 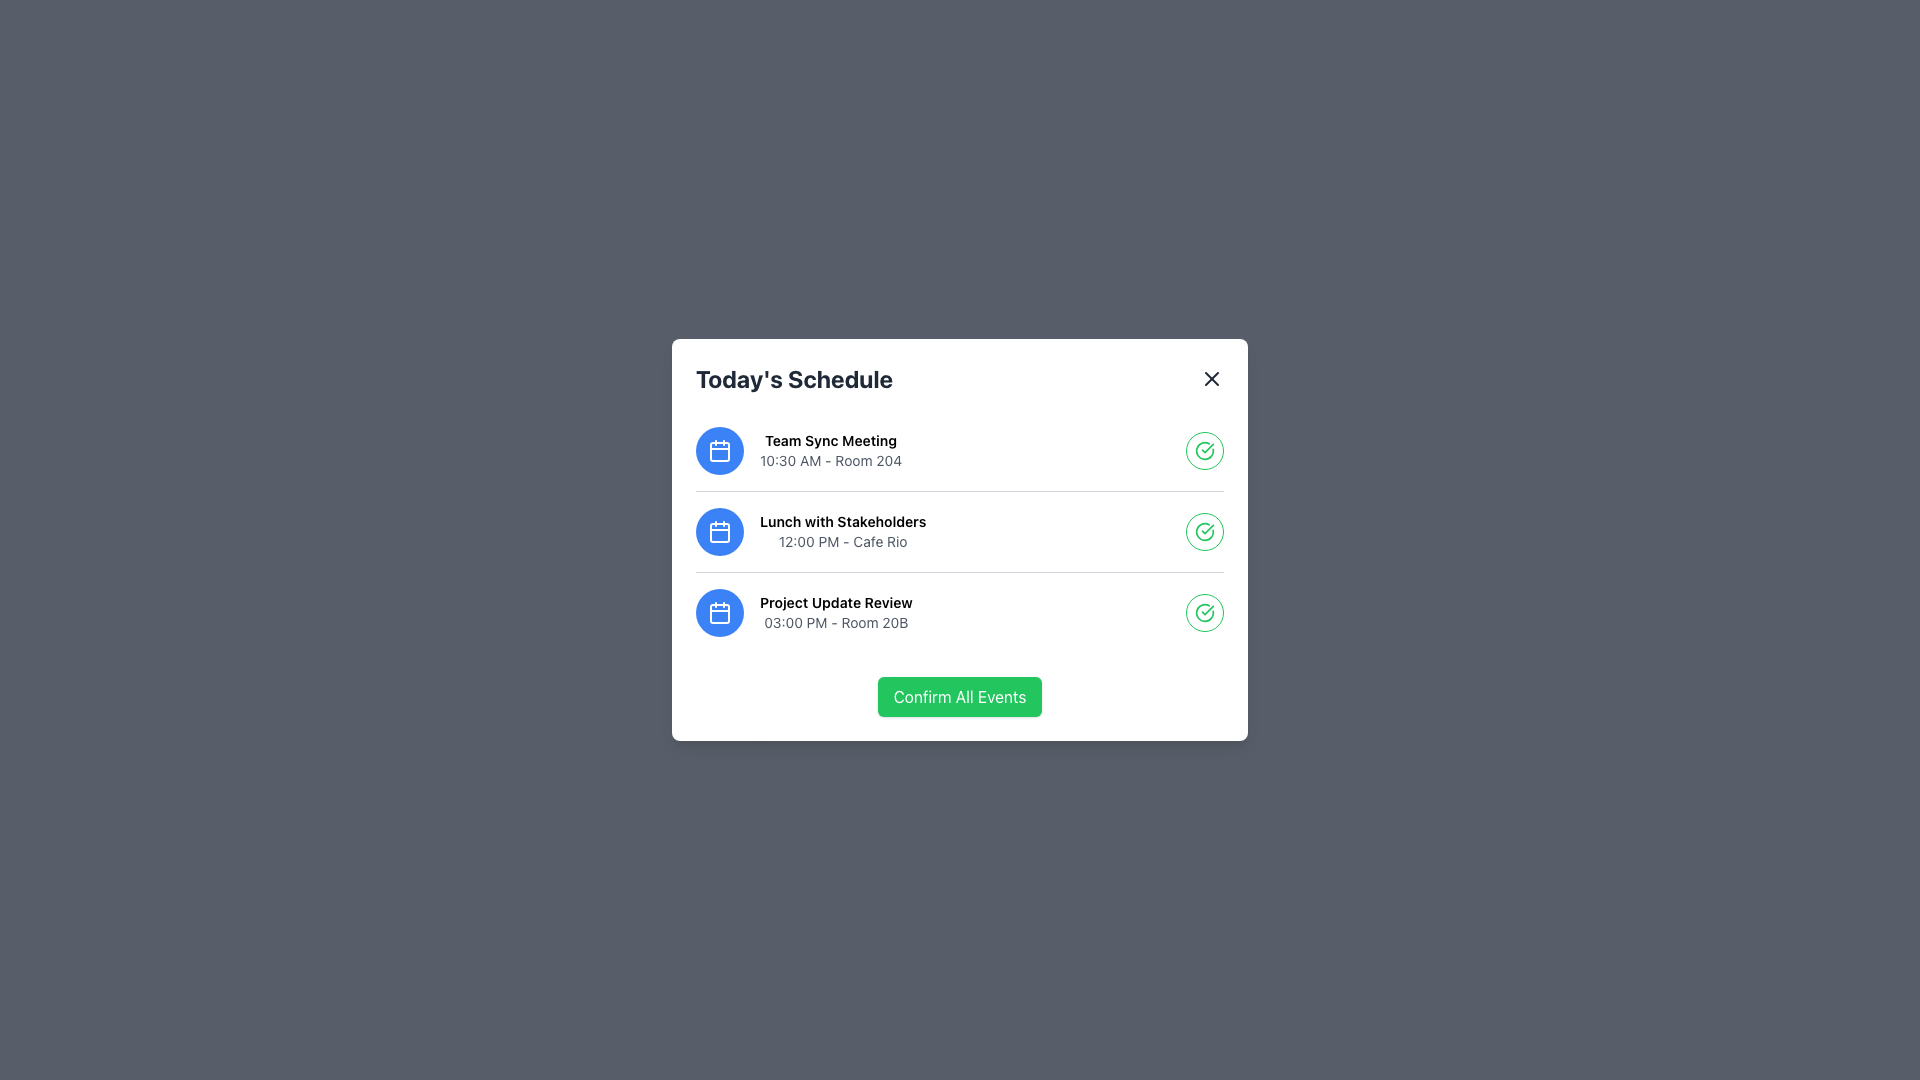 What do you see at coordinates (960, 696) in the screenshot?
I see `the green button labeled 'Confirm All Events' located at the bottom center of the 'Today's Schedule' modal to confirm all events` at bounding box center [960, 696].